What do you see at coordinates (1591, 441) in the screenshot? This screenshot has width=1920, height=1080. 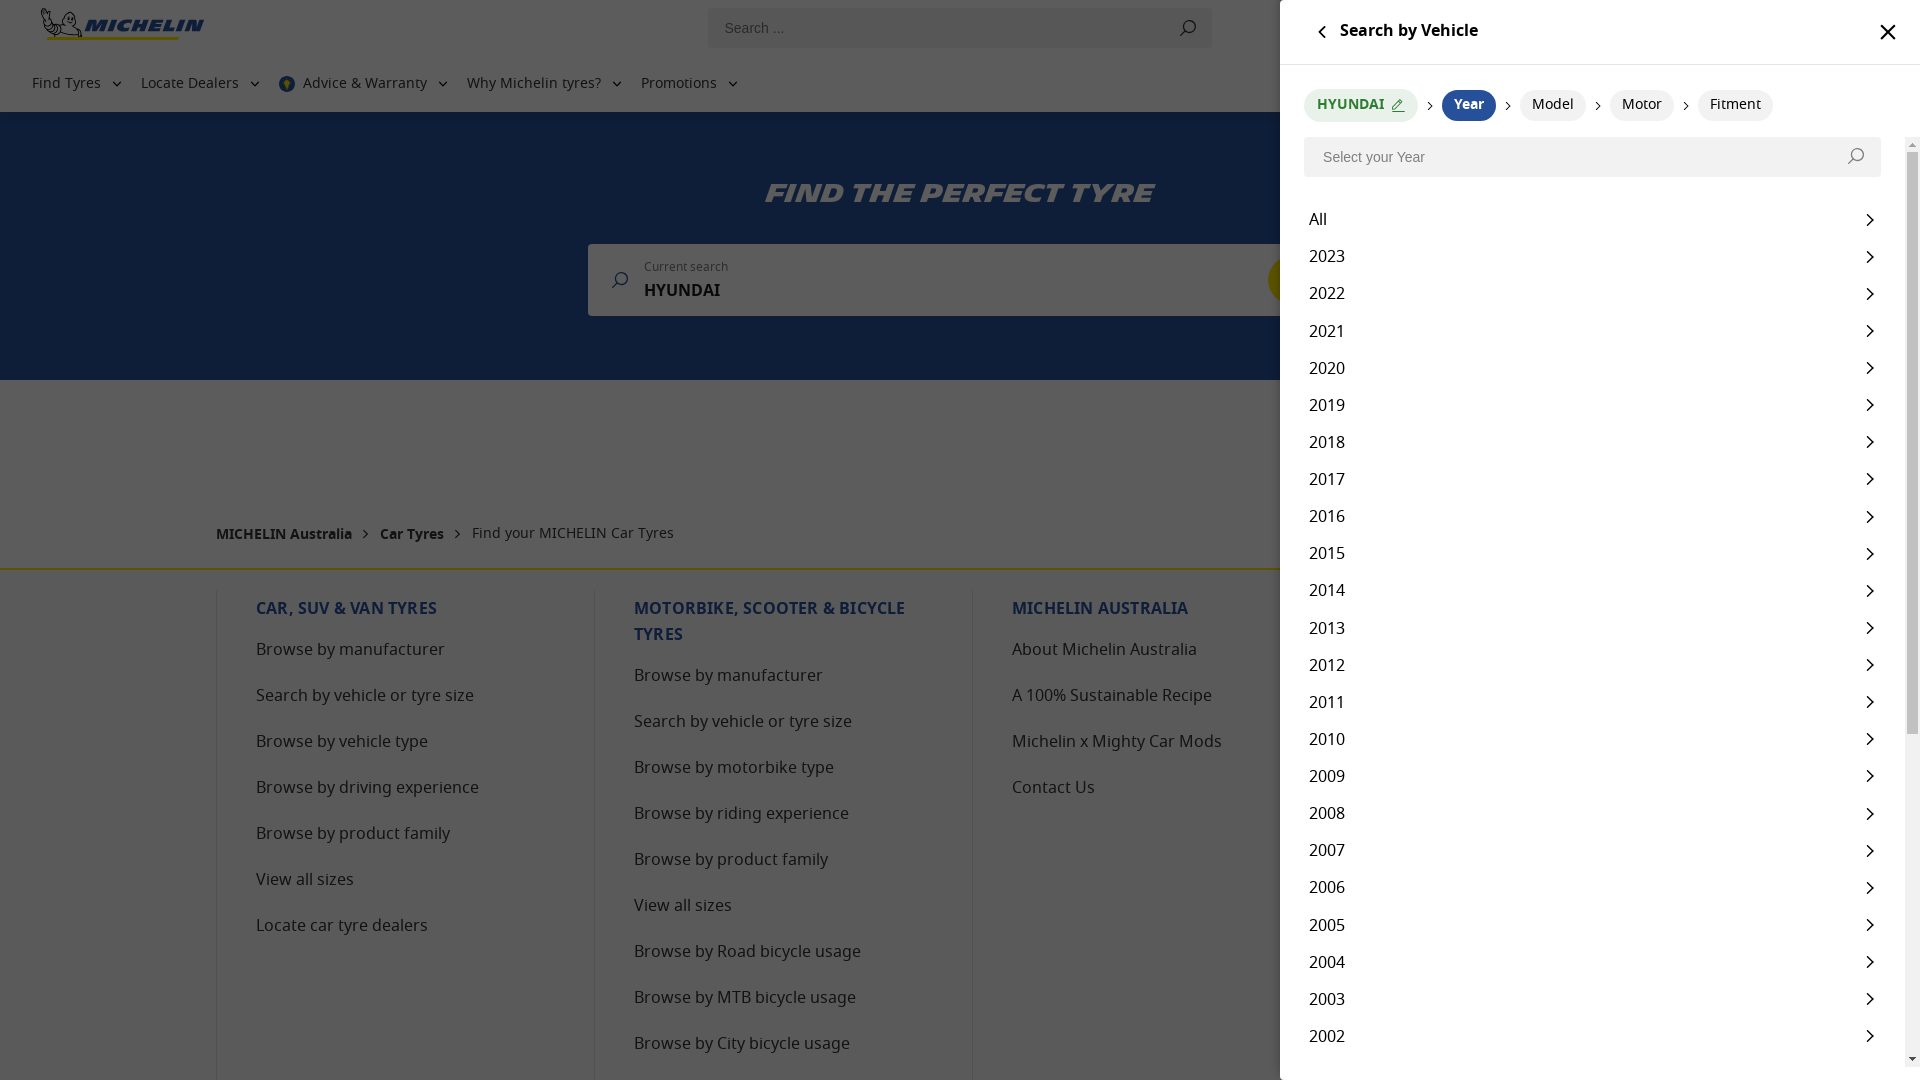 I see `'2018'` at bounding box center [1591, 441].